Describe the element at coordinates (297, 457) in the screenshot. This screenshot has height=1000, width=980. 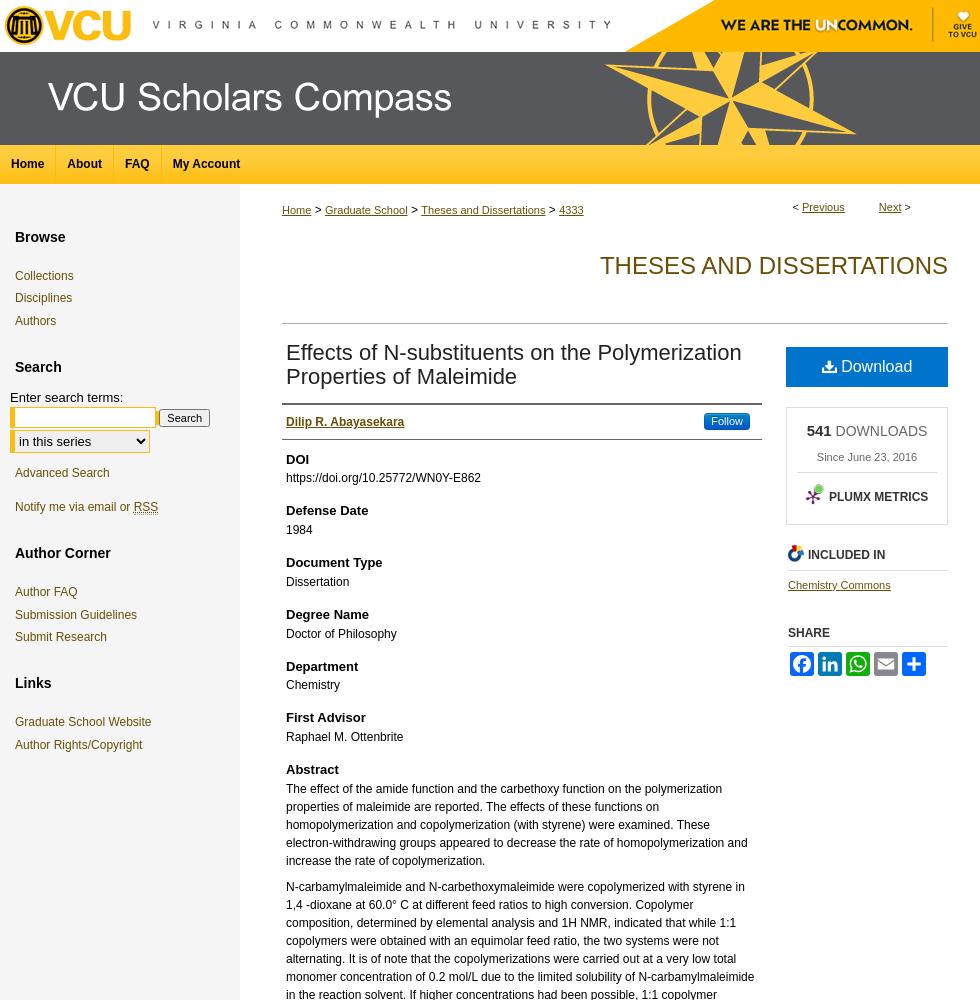
I see `'DOI'` at that location.